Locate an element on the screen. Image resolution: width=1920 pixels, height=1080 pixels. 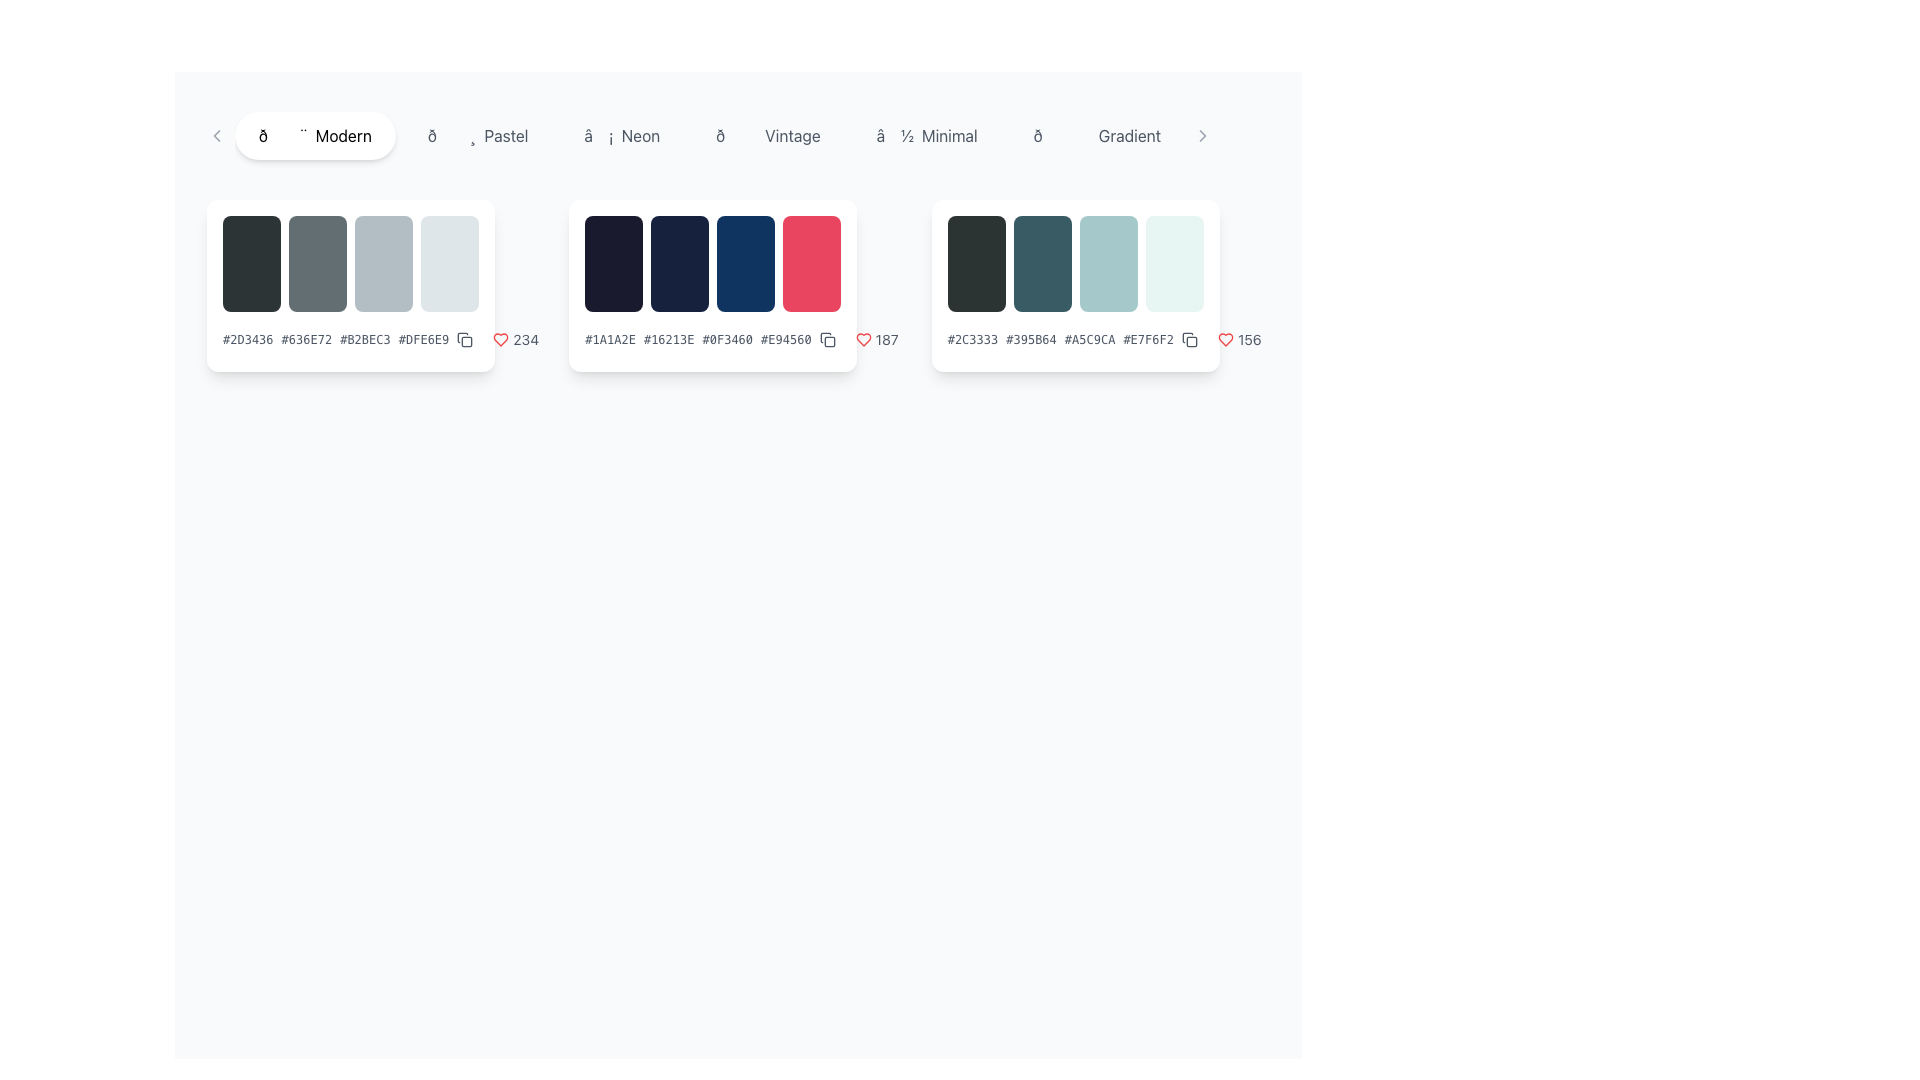
the button located at the bottom-right corner of the second color palette card to copy the palette details is located at coordinates (827, 338).